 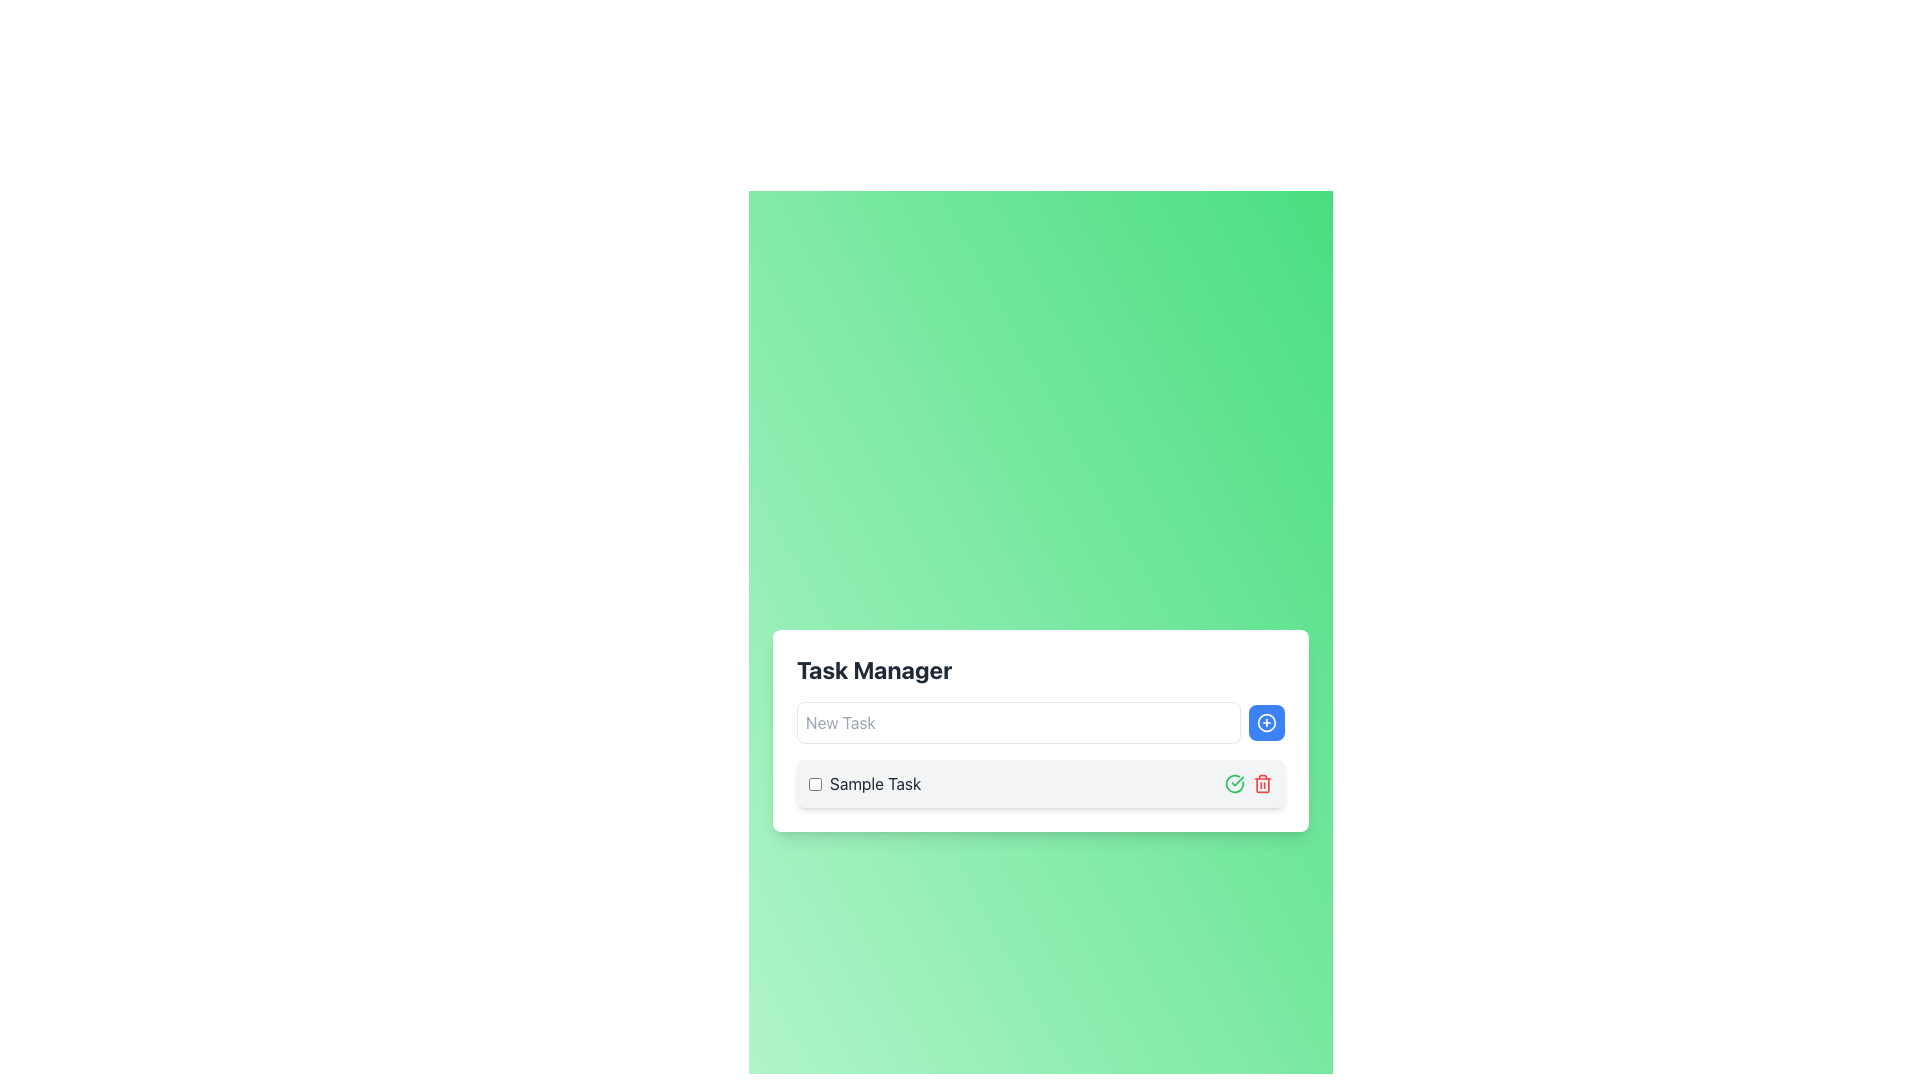 What do you see at coordinates (1266, 722) in the screenshot?
I see `the interactive button icon for adding a new task in the task manager interface to receive potential tooltip feedback` at bounding box center [1266, 722].